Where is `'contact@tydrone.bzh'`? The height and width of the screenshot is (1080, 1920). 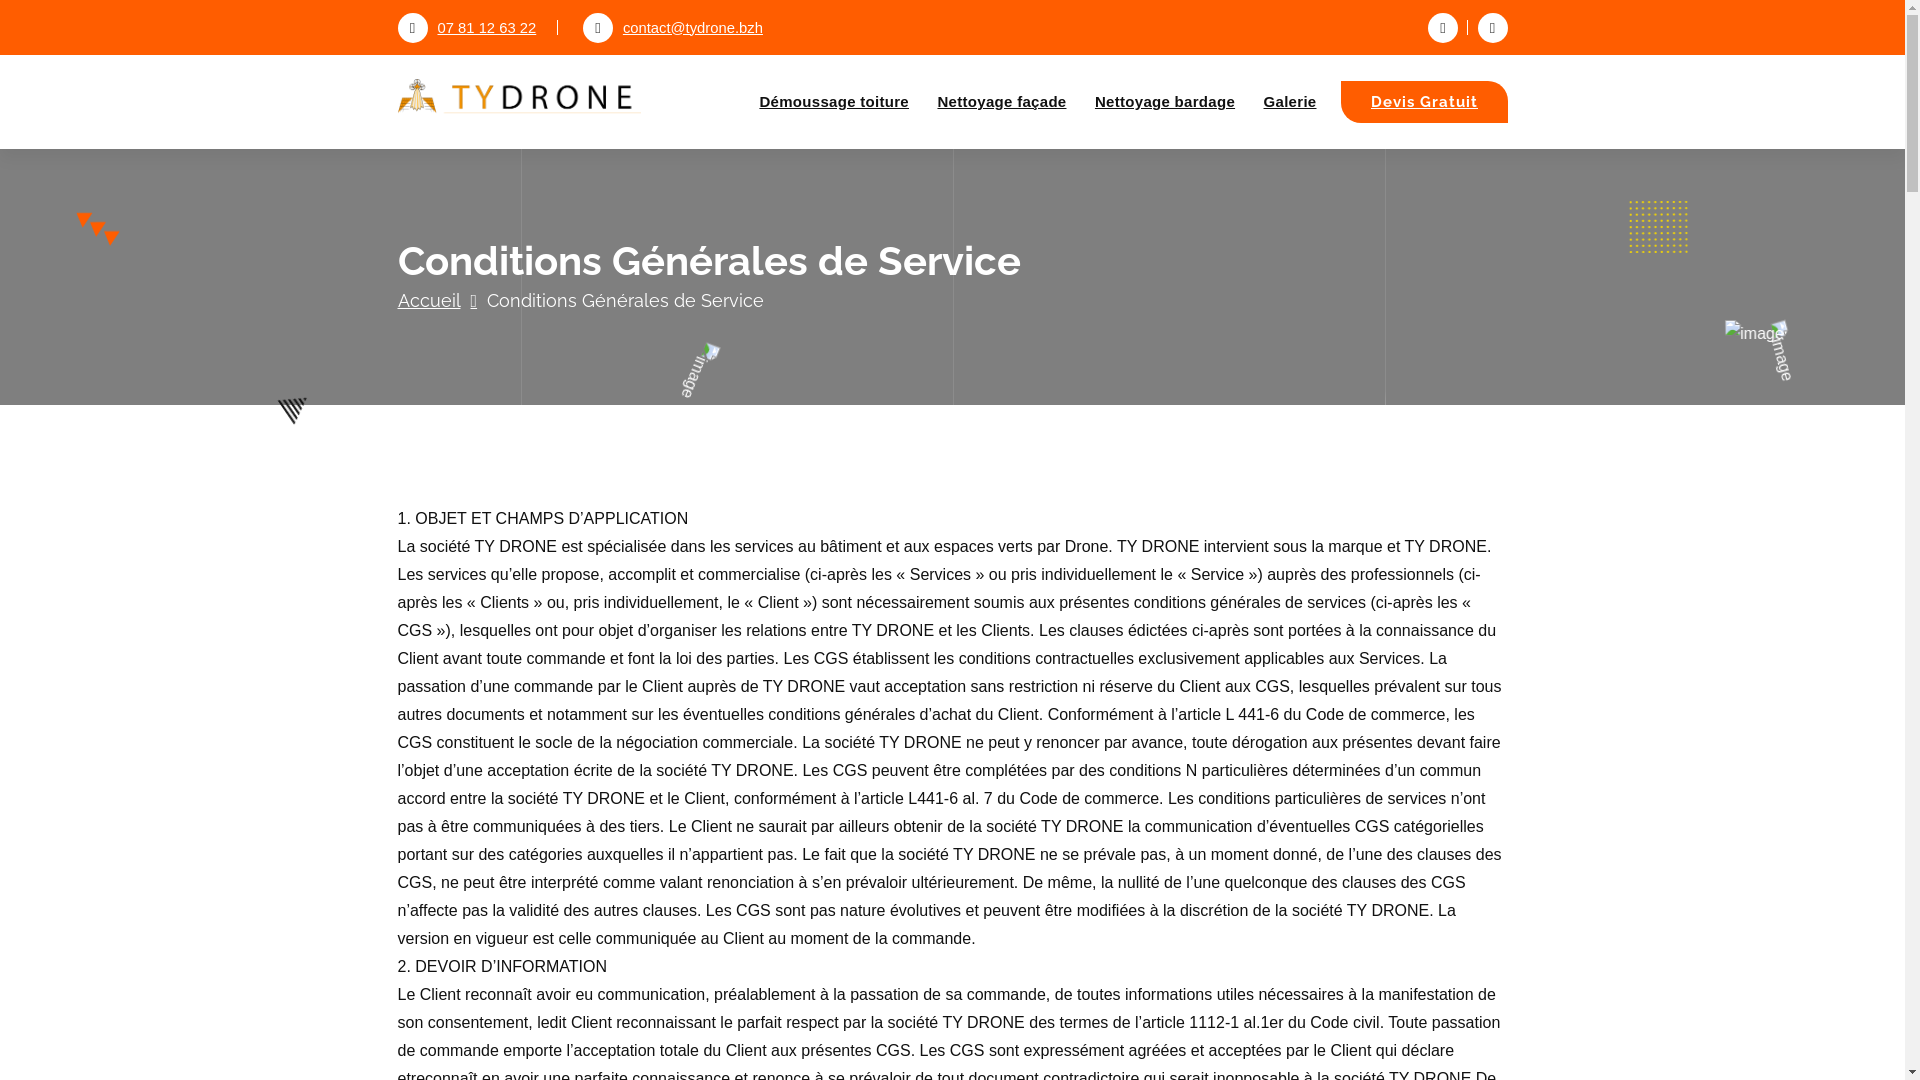
'contact@tydrone.bzh' is located at coordinates (581, 27).